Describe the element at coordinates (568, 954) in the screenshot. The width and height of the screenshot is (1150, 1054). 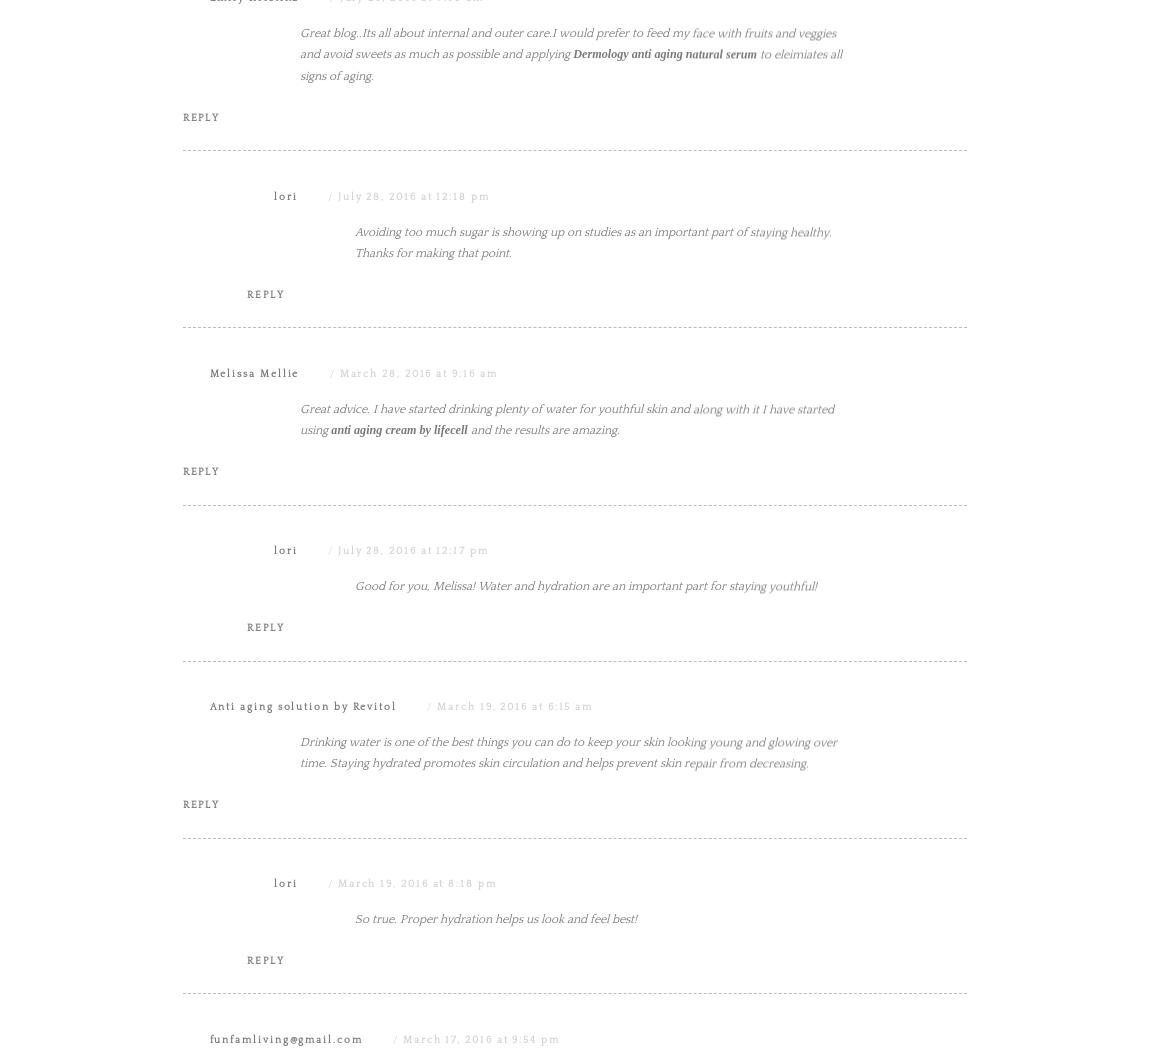
I see `'Drinking water is one of the best things you can do to keep your skin looking young and glowing over time. Staying hydrated promotes skin circulation and helps prevent skin repair from decreasing.'` at that location.